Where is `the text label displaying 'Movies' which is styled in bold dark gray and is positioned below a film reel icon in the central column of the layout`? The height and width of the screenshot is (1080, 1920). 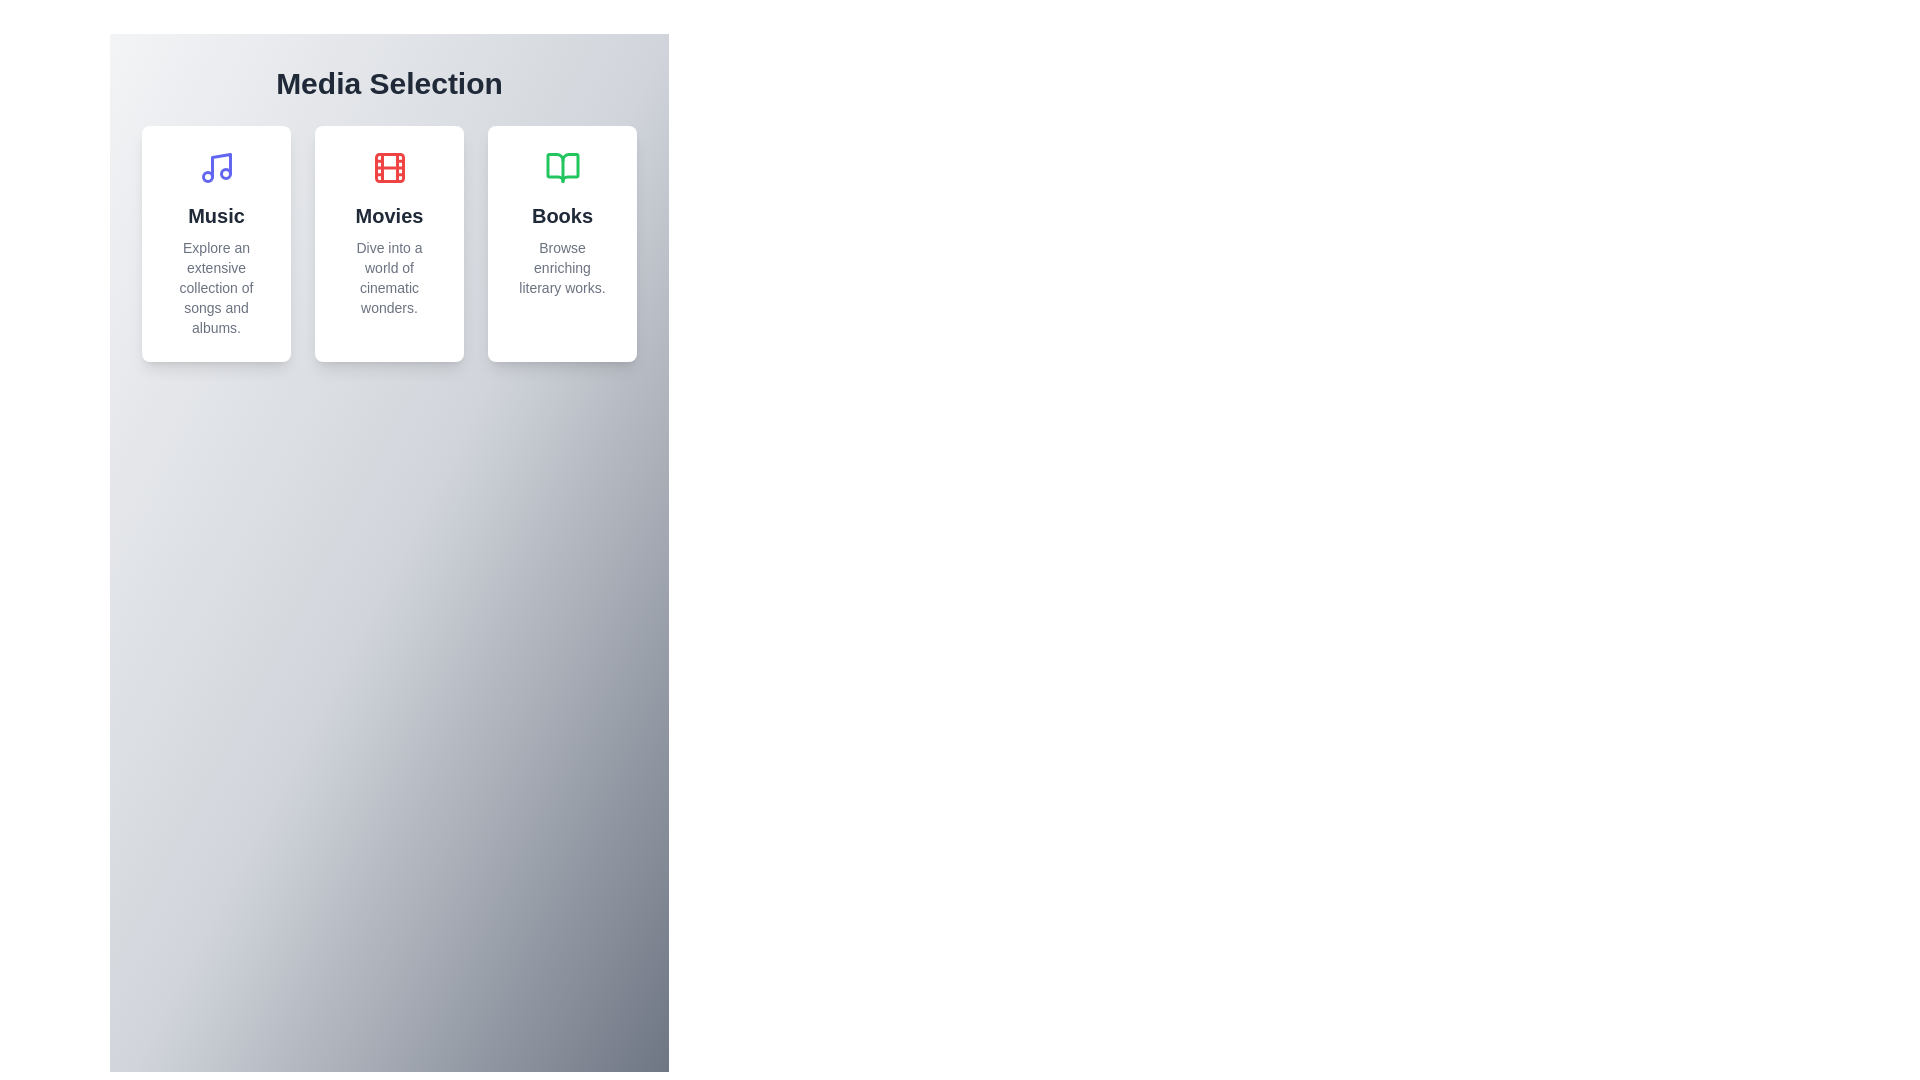 the text label displaying 'Movies' which is styled in bold dark gray and is positioned below a film reel icon in the central column of the layout is located at coordinates (389, 216).